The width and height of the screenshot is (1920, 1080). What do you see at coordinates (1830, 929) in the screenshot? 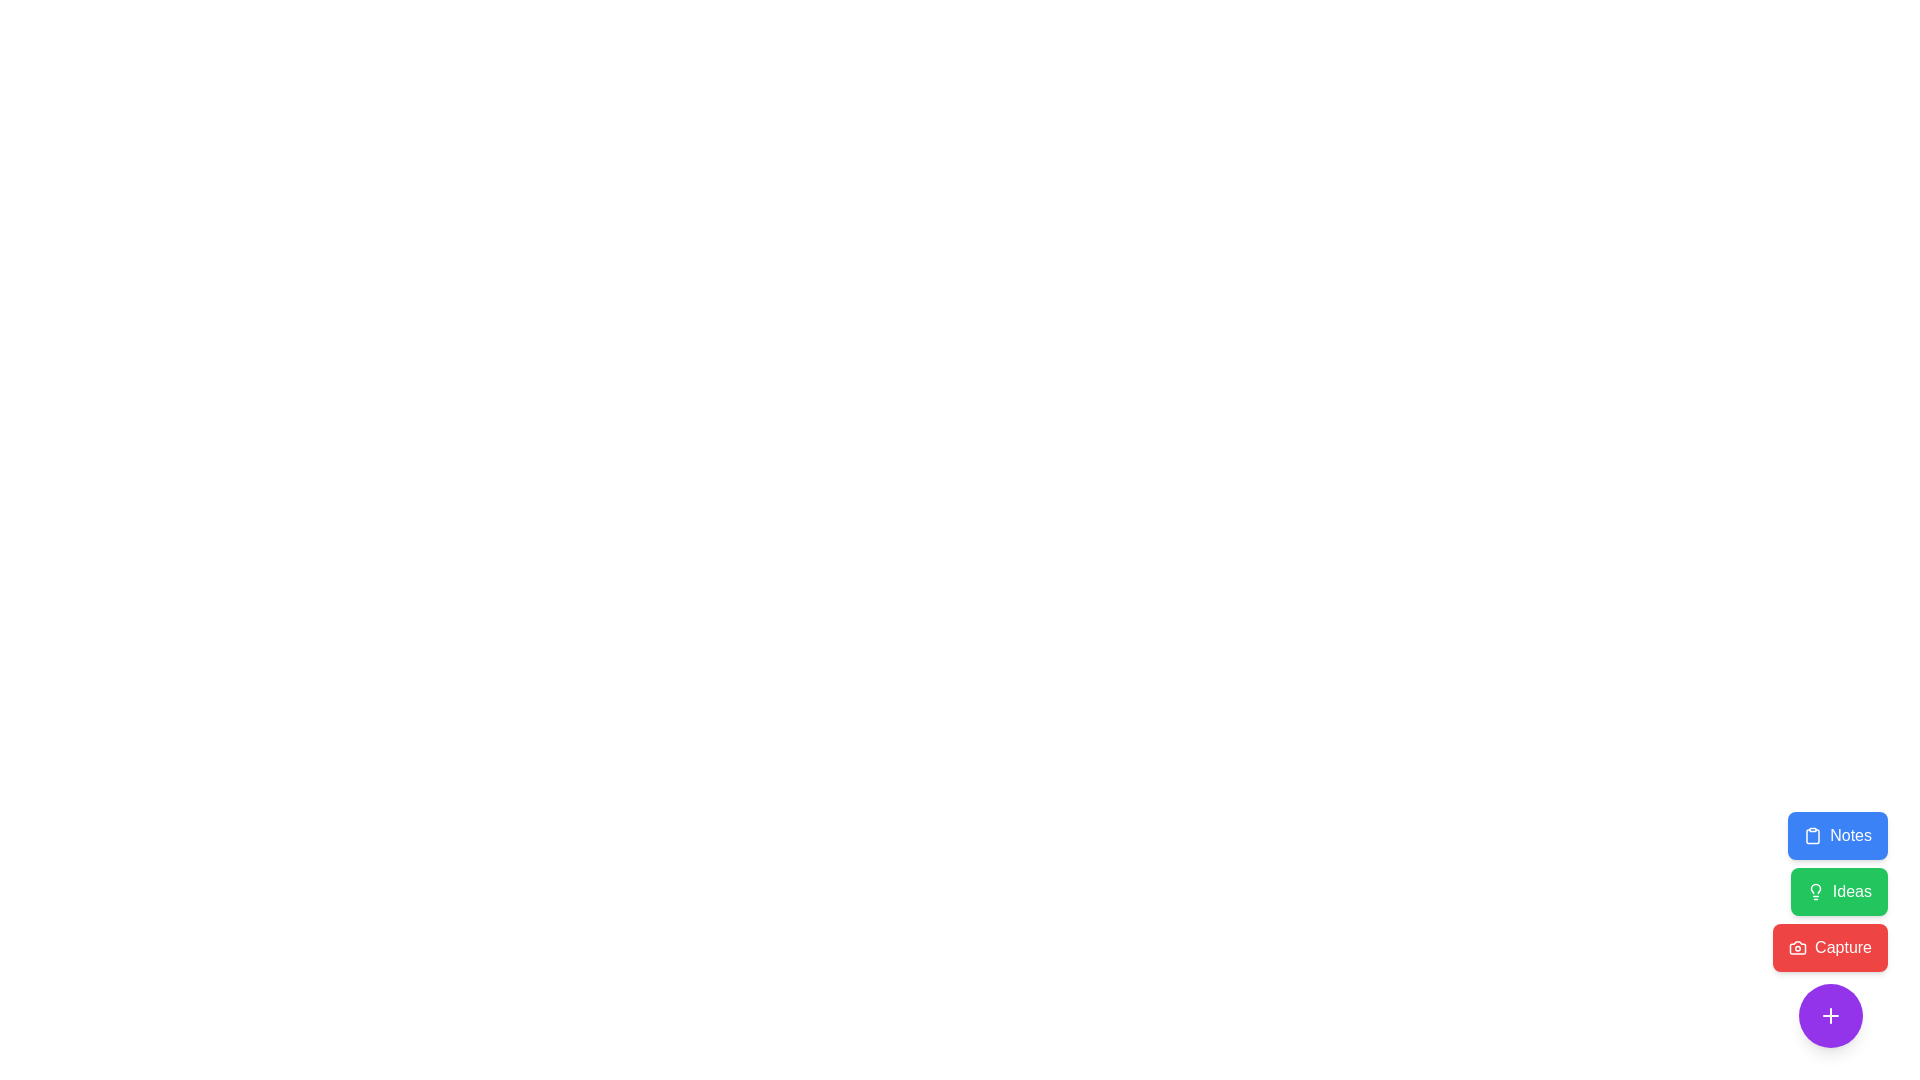
I see `the 'Capture' button with a red background and white text` at bounding box center [1830, 929].